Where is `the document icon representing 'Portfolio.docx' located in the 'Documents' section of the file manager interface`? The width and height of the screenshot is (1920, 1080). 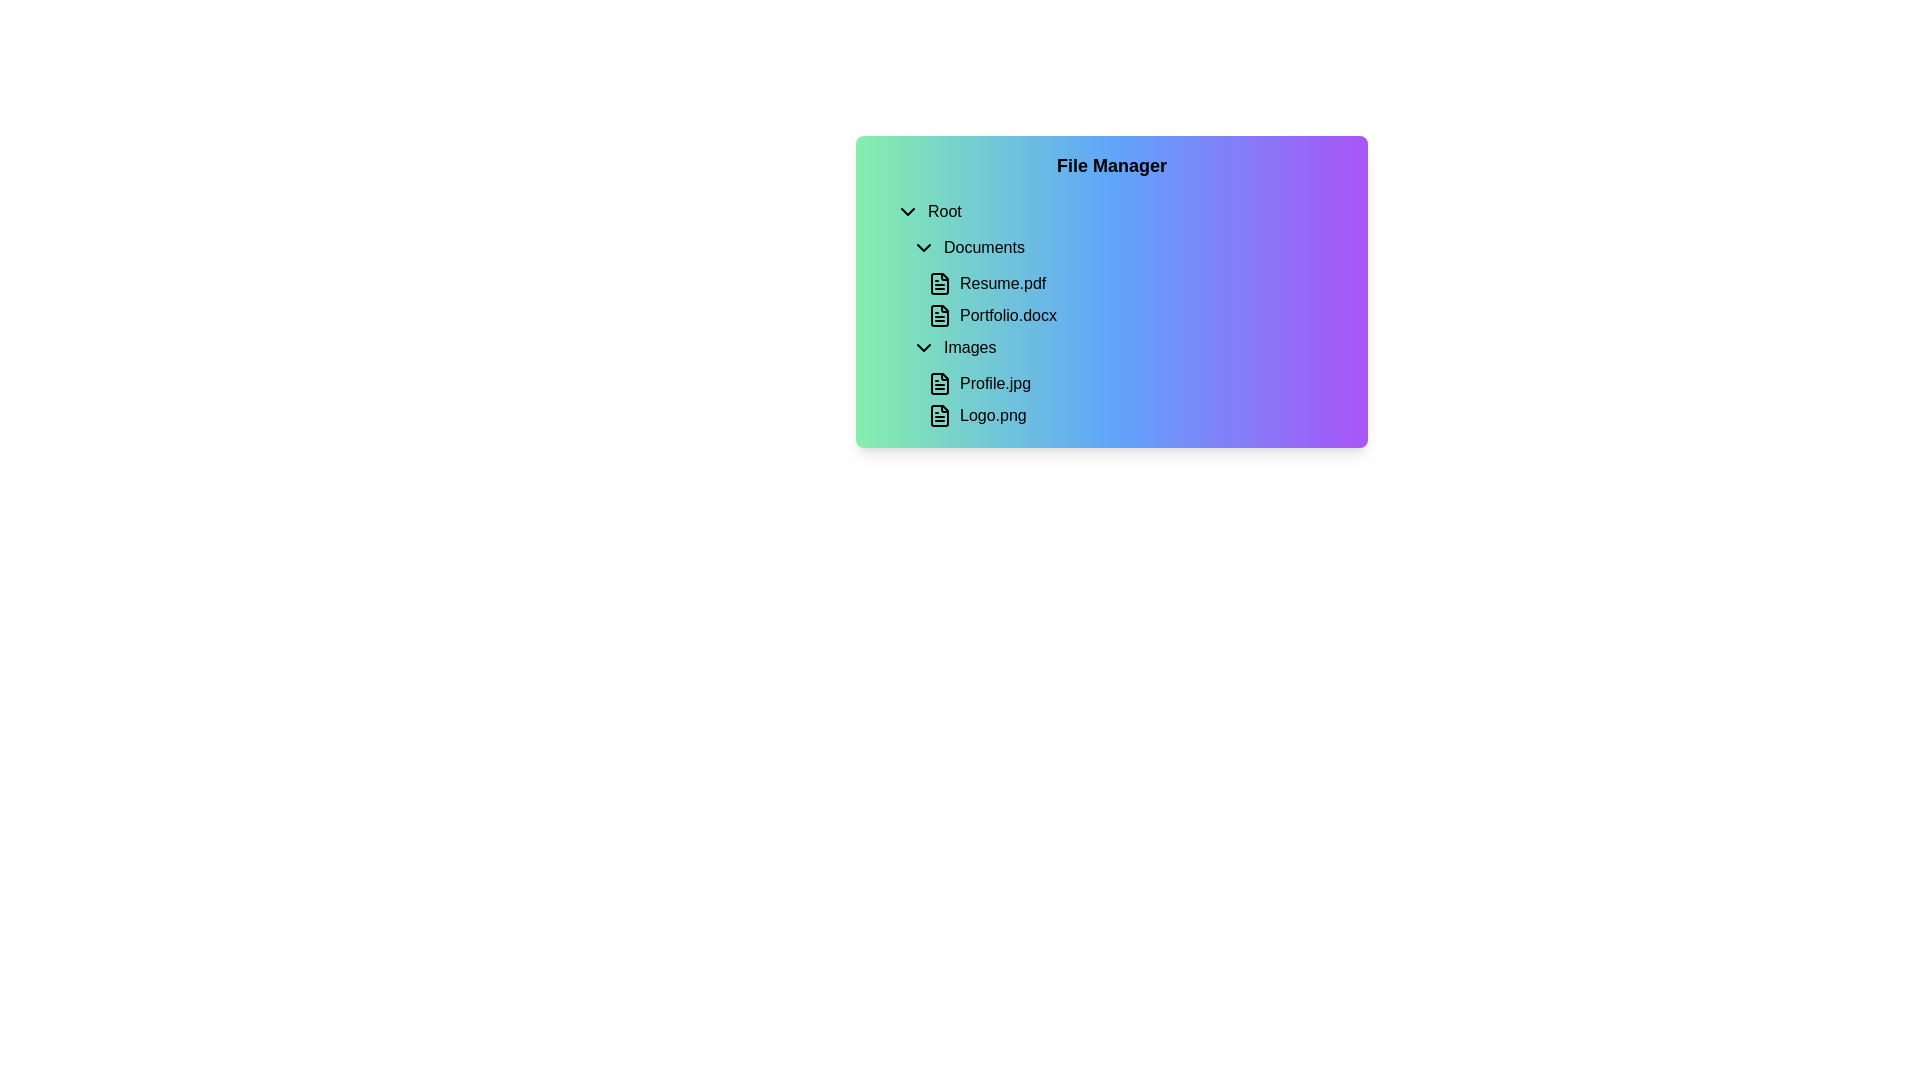 the document icon representing 'Portfolio.docx' located in the 'Documents' section of the file manager interface is located at coordinates (939, 315).